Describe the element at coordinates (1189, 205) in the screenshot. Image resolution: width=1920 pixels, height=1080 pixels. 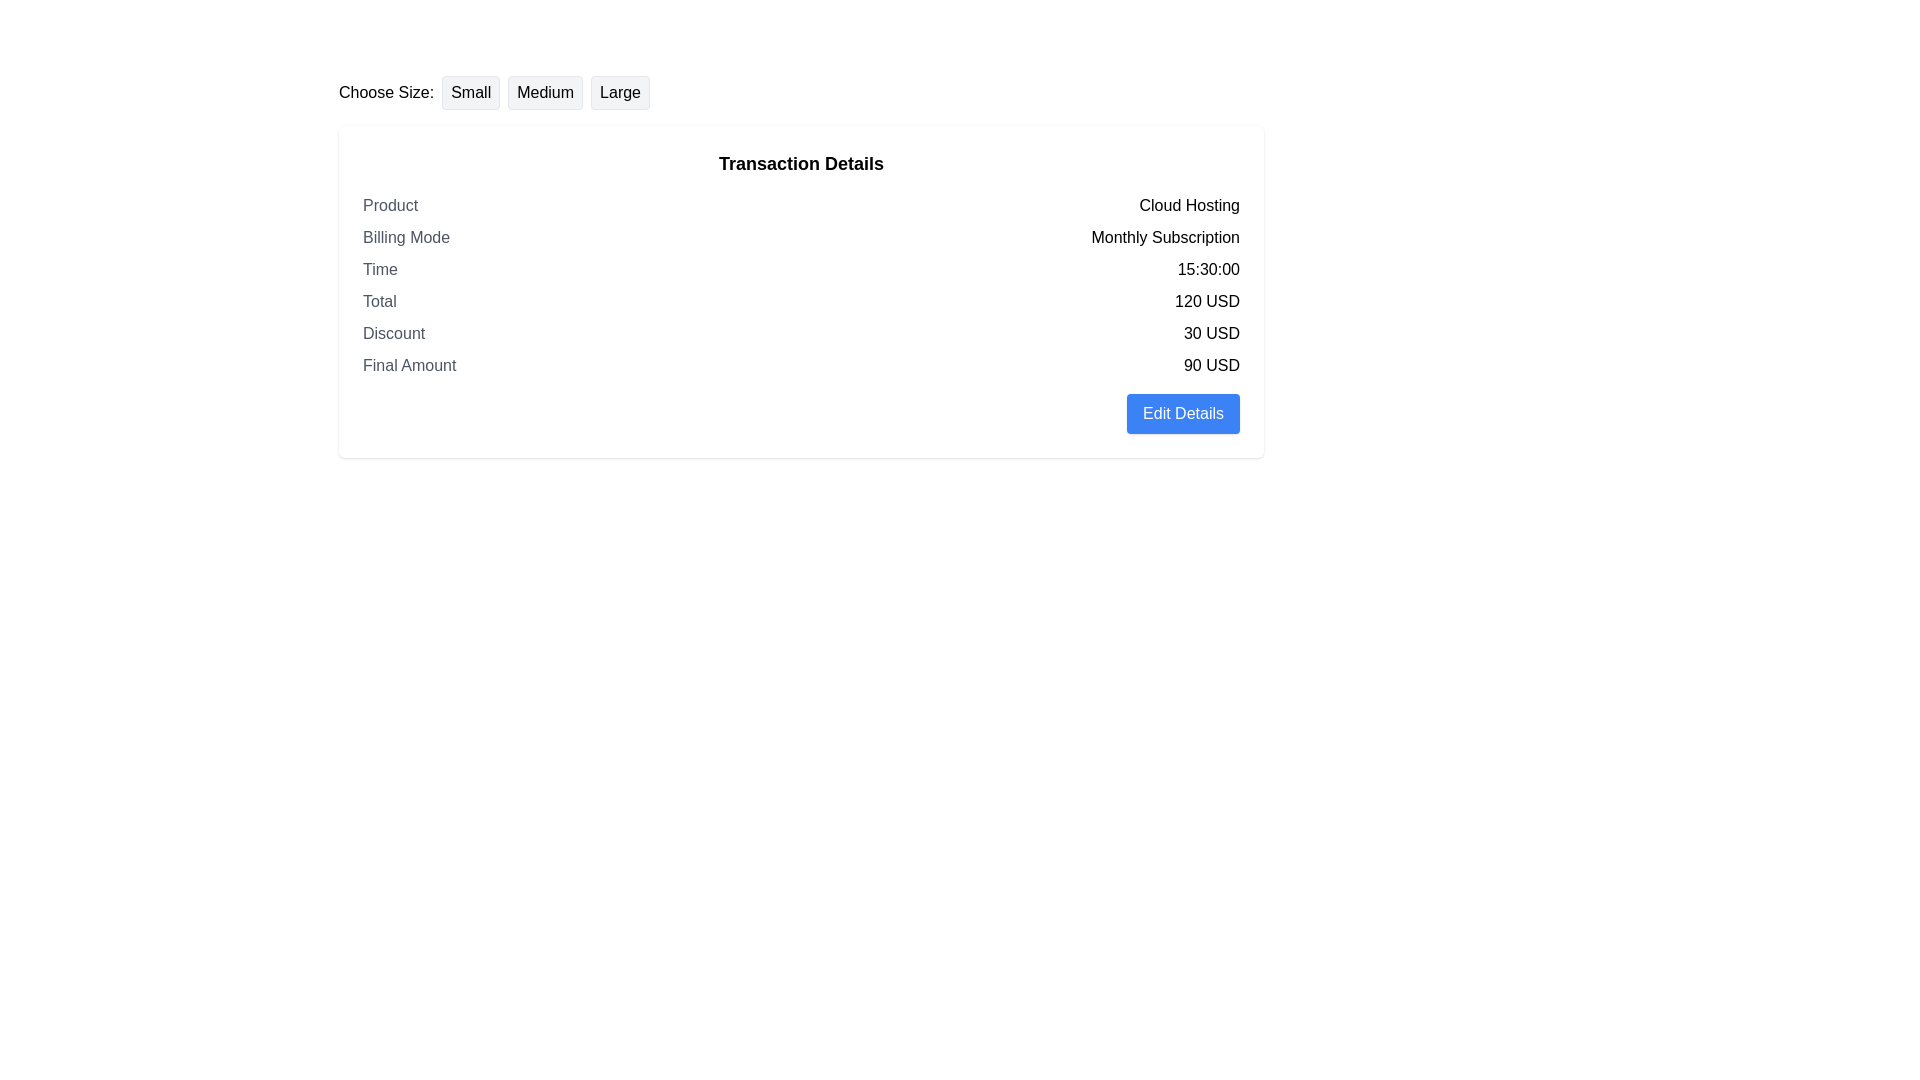
I see `the text label that serves as a descriptor for the product, positioned to the right of the 'Product' text within the 'Transaction Details' content box` at that location.